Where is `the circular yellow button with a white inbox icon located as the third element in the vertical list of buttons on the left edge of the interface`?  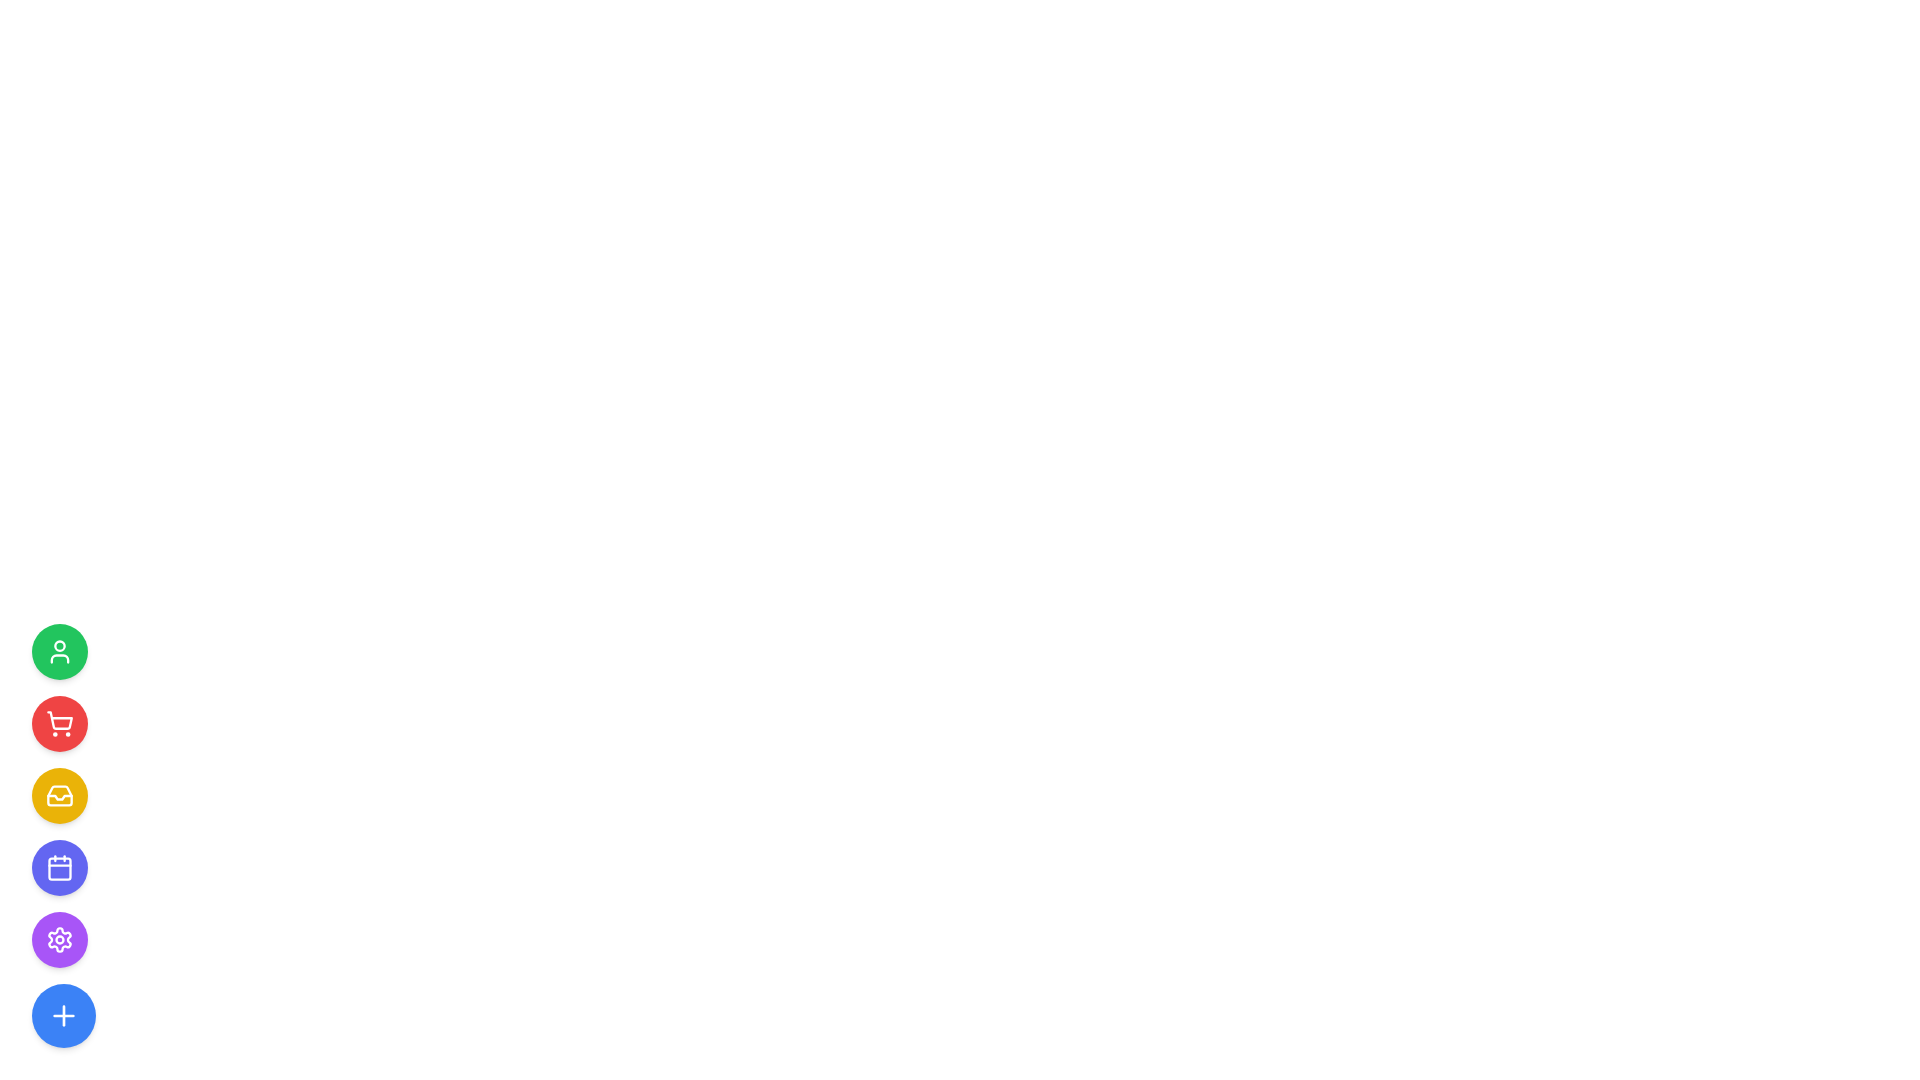
the circular yellow button with a white inbox icon located as the third element in the vertical list of buttons on the left edge of the interface is located at coordinates (59, 794).